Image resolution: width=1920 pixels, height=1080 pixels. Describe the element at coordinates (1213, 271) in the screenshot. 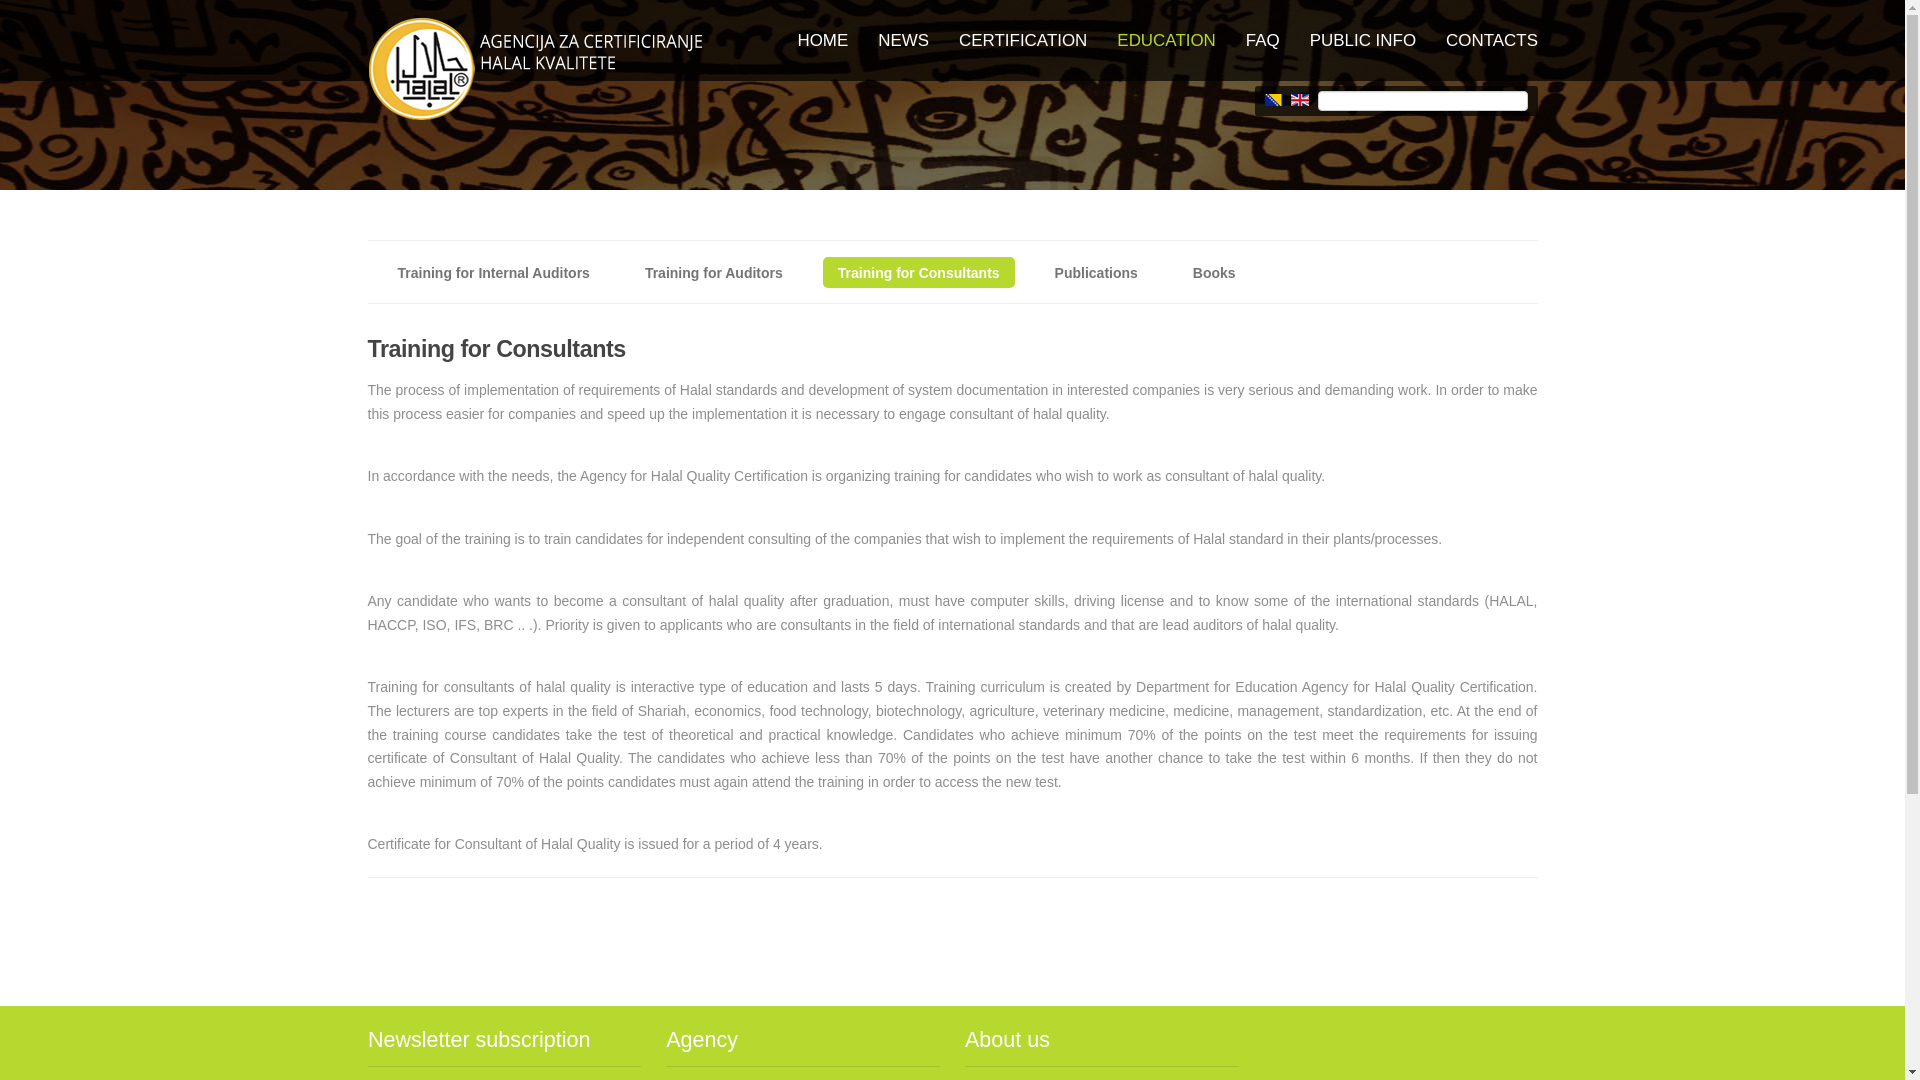

I see `'Books'` at that location.